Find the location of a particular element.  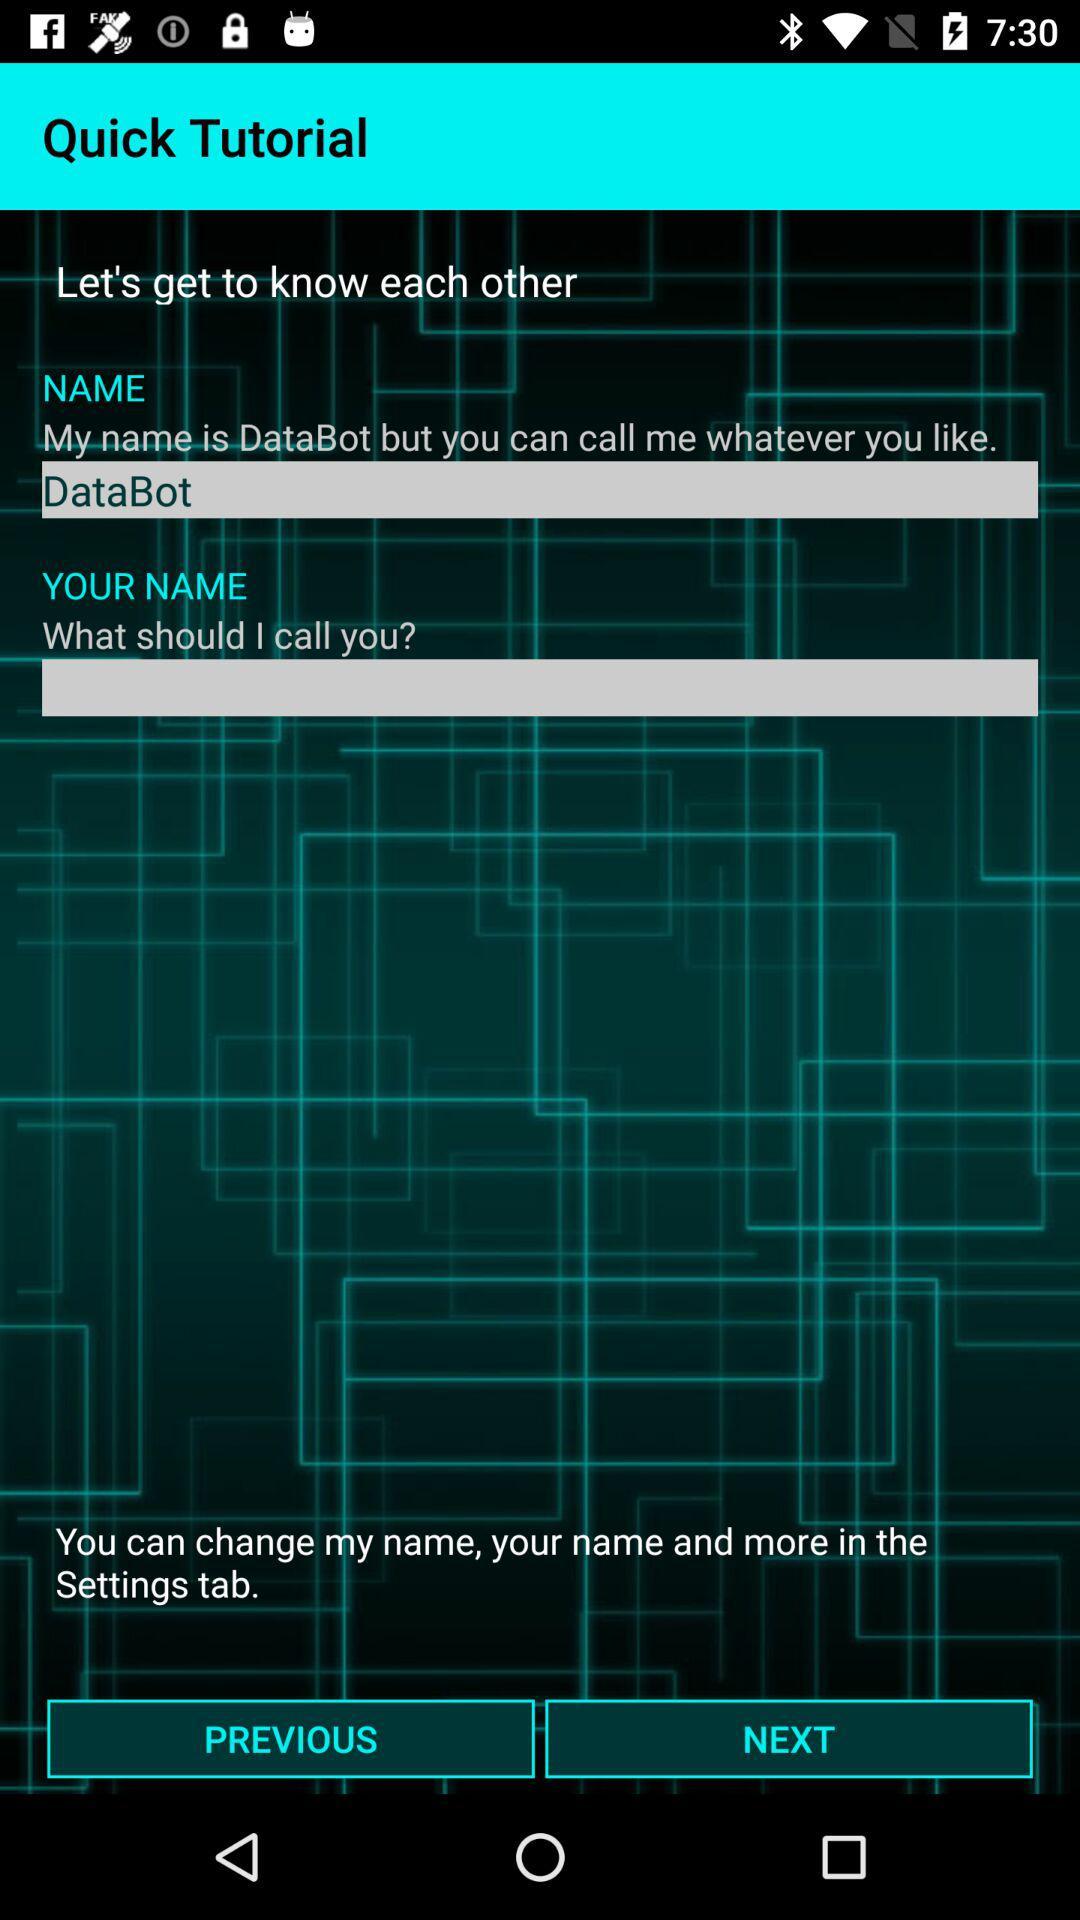

and type of name is located at coordinates (540, 687).